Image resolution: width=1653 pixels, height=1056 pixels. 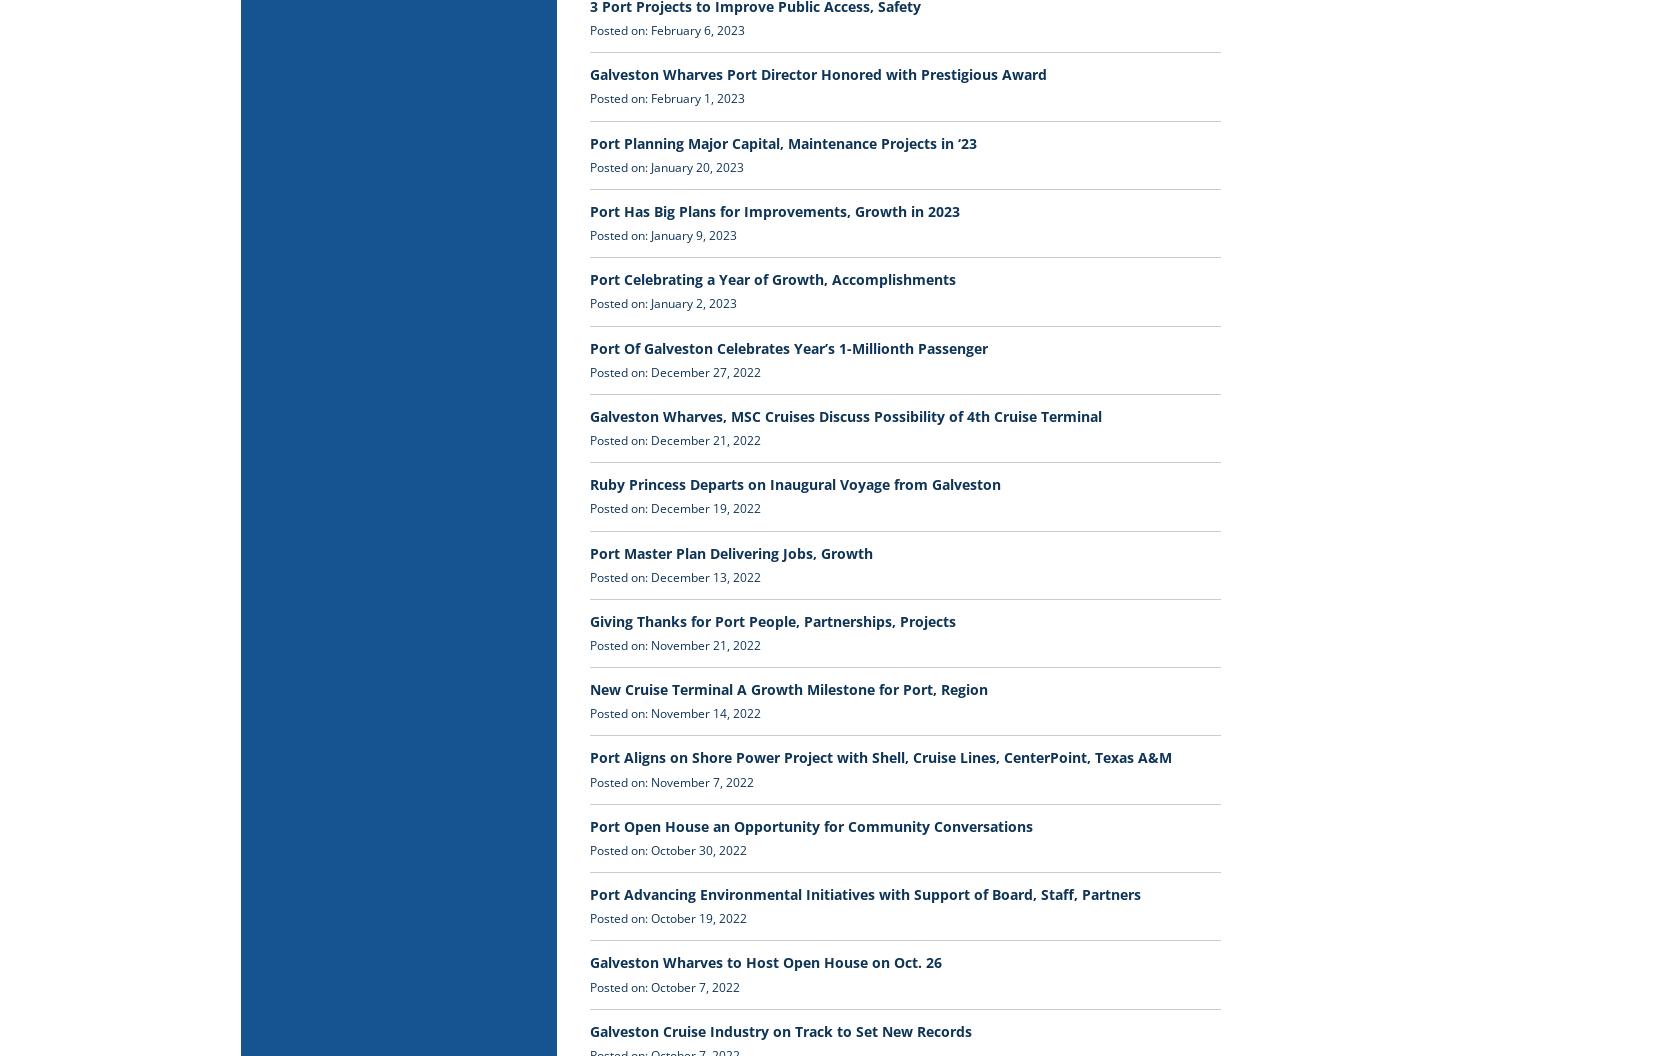 I want to click on 'New Cruise Terminal A Growth Milestone for Port, Region', so click(x=588, y=689).